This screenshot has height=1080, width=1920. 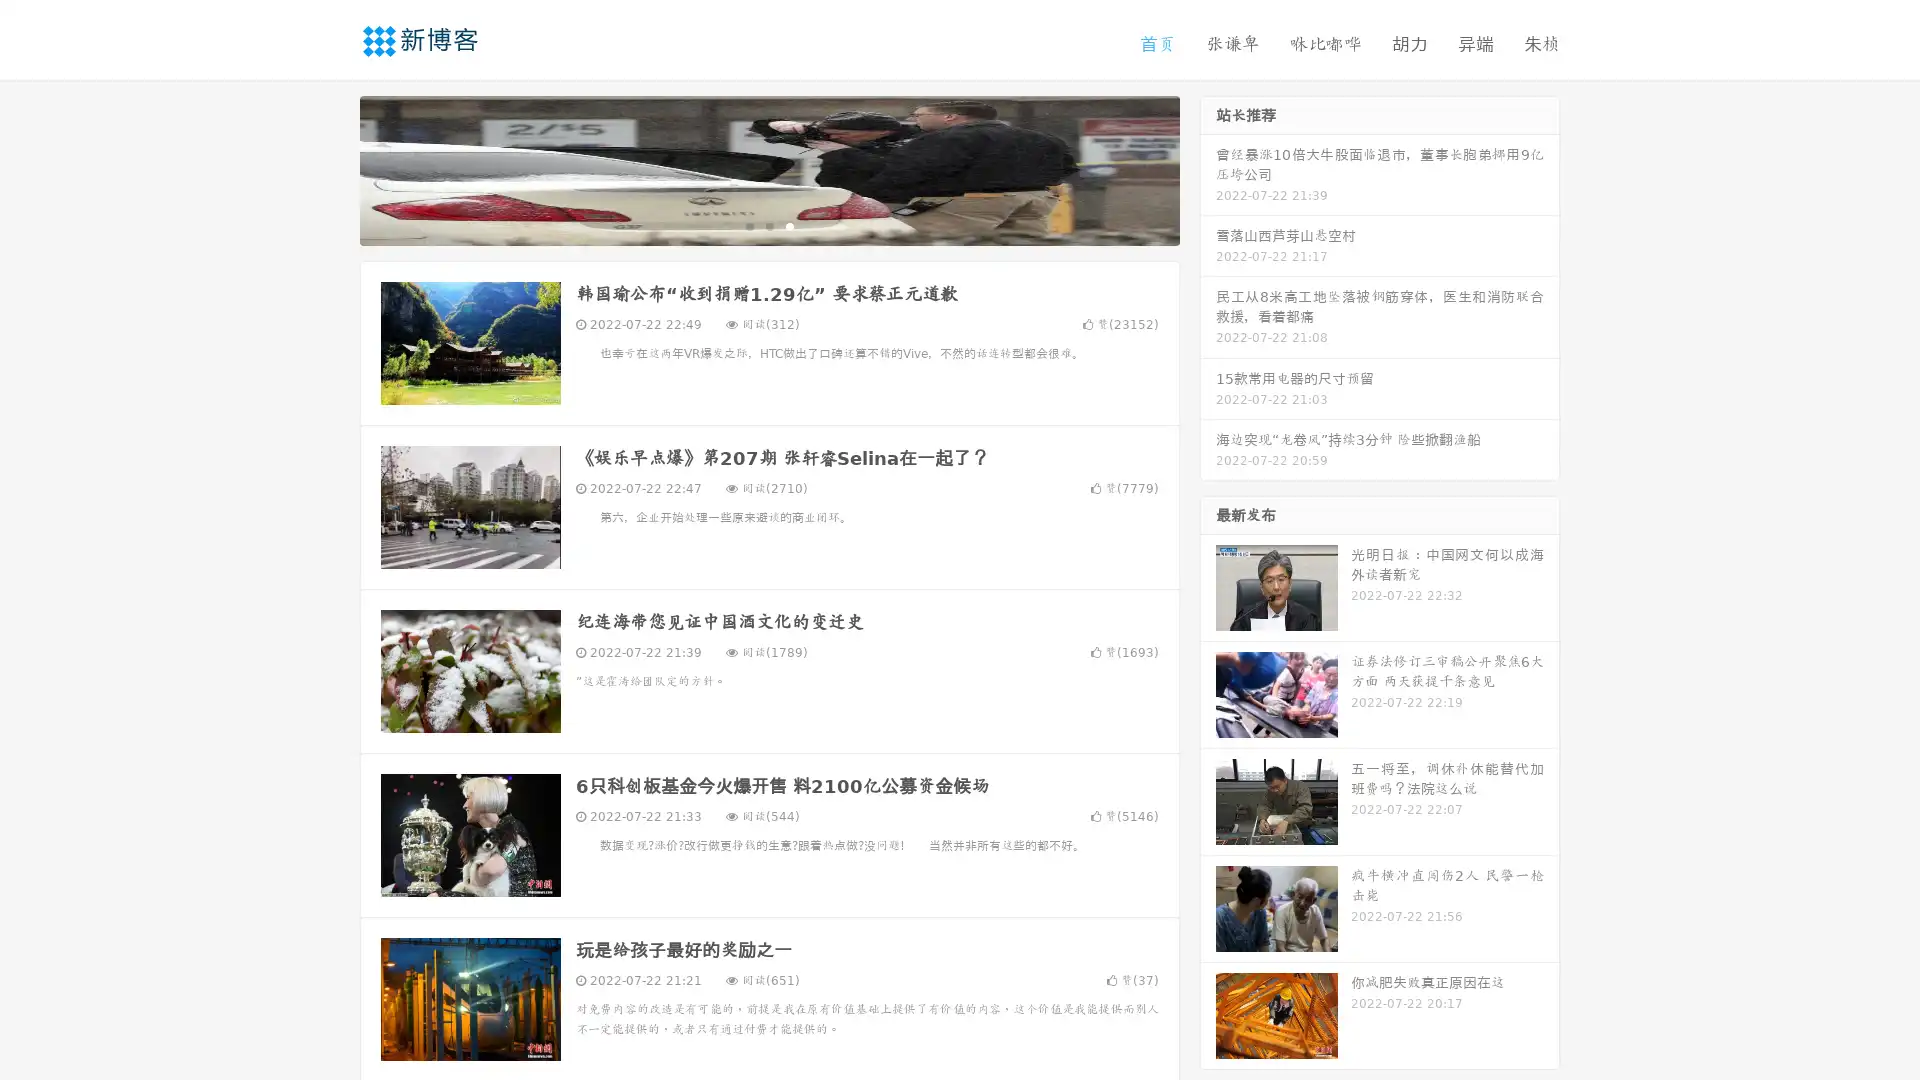 I want to click on Go to slide 1, so click(x=748, y=225).